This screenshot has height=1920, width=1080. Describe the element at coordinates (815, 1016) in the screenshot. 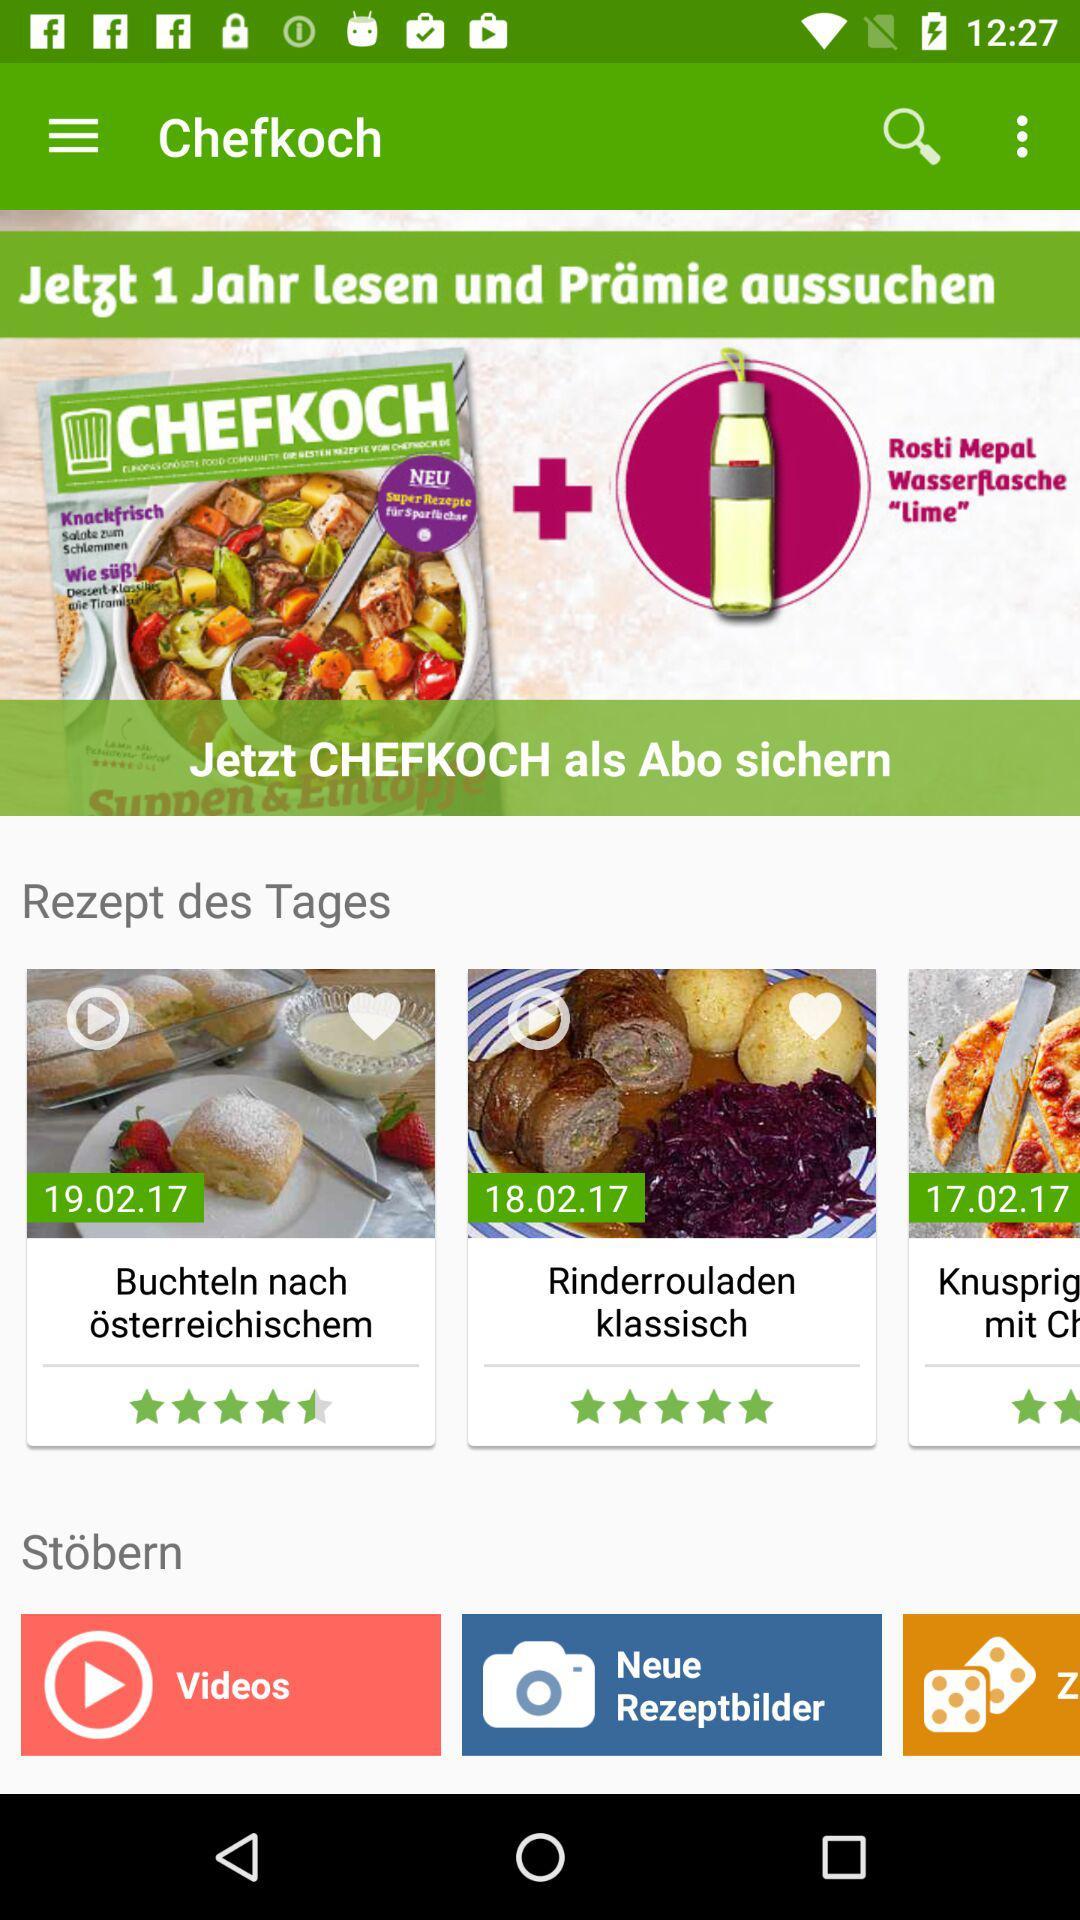

I see `the item above rinderrouladen klassisch` at that location.